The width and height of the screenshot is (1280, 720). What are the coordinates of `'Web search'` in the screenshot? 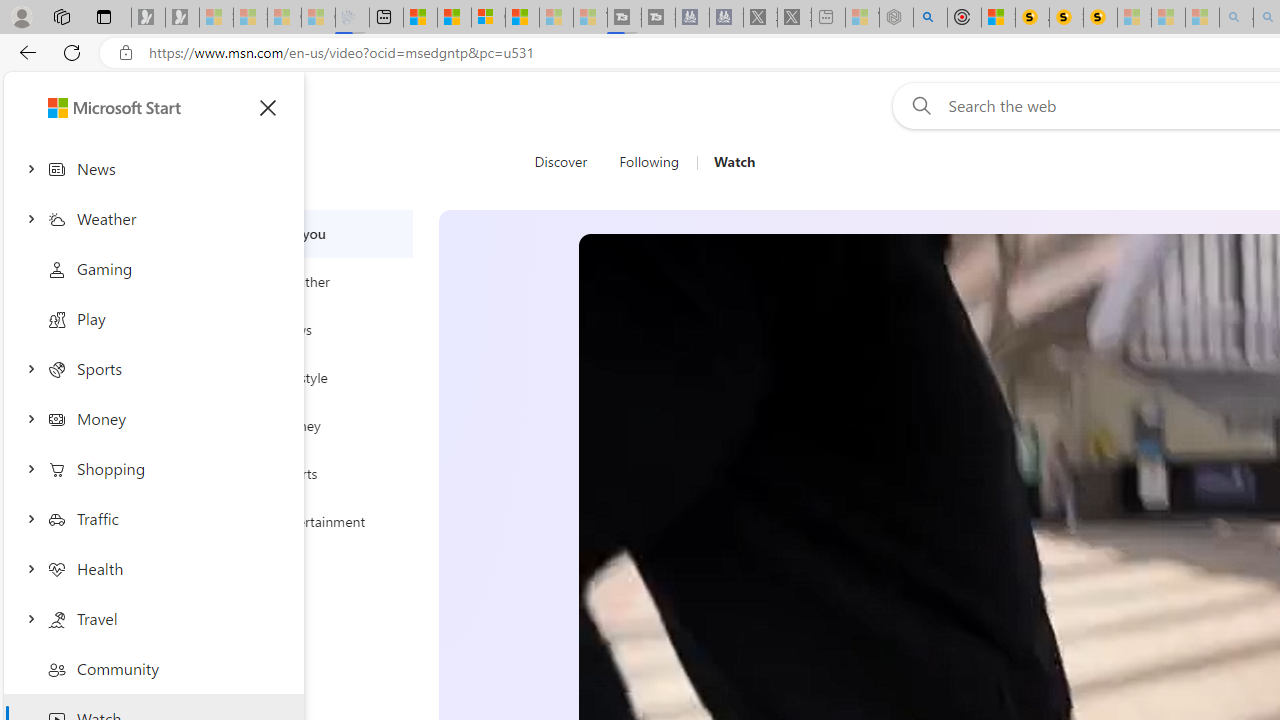 It's located at (916, 105).